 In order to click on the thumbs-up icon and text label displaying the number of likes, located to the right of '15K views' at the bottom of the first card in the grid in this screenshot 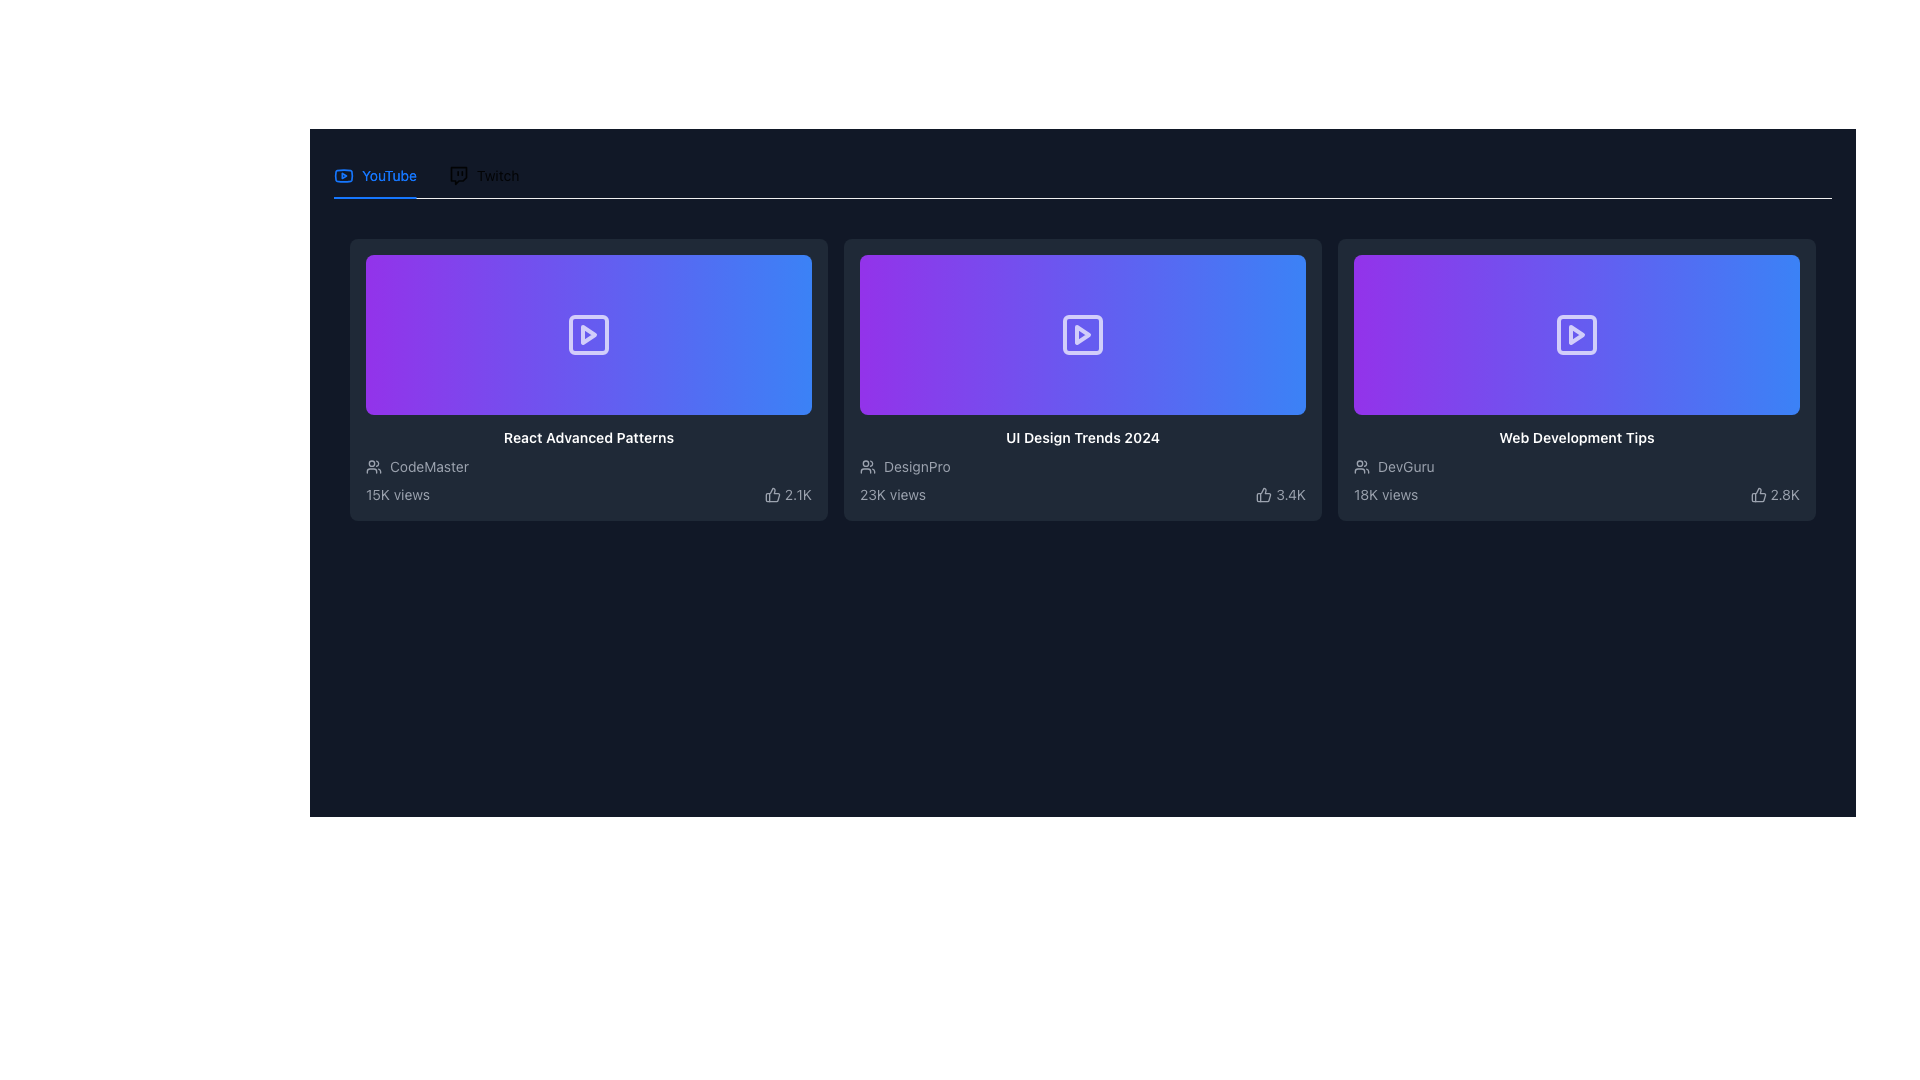, I will do `click(787, 494)`.